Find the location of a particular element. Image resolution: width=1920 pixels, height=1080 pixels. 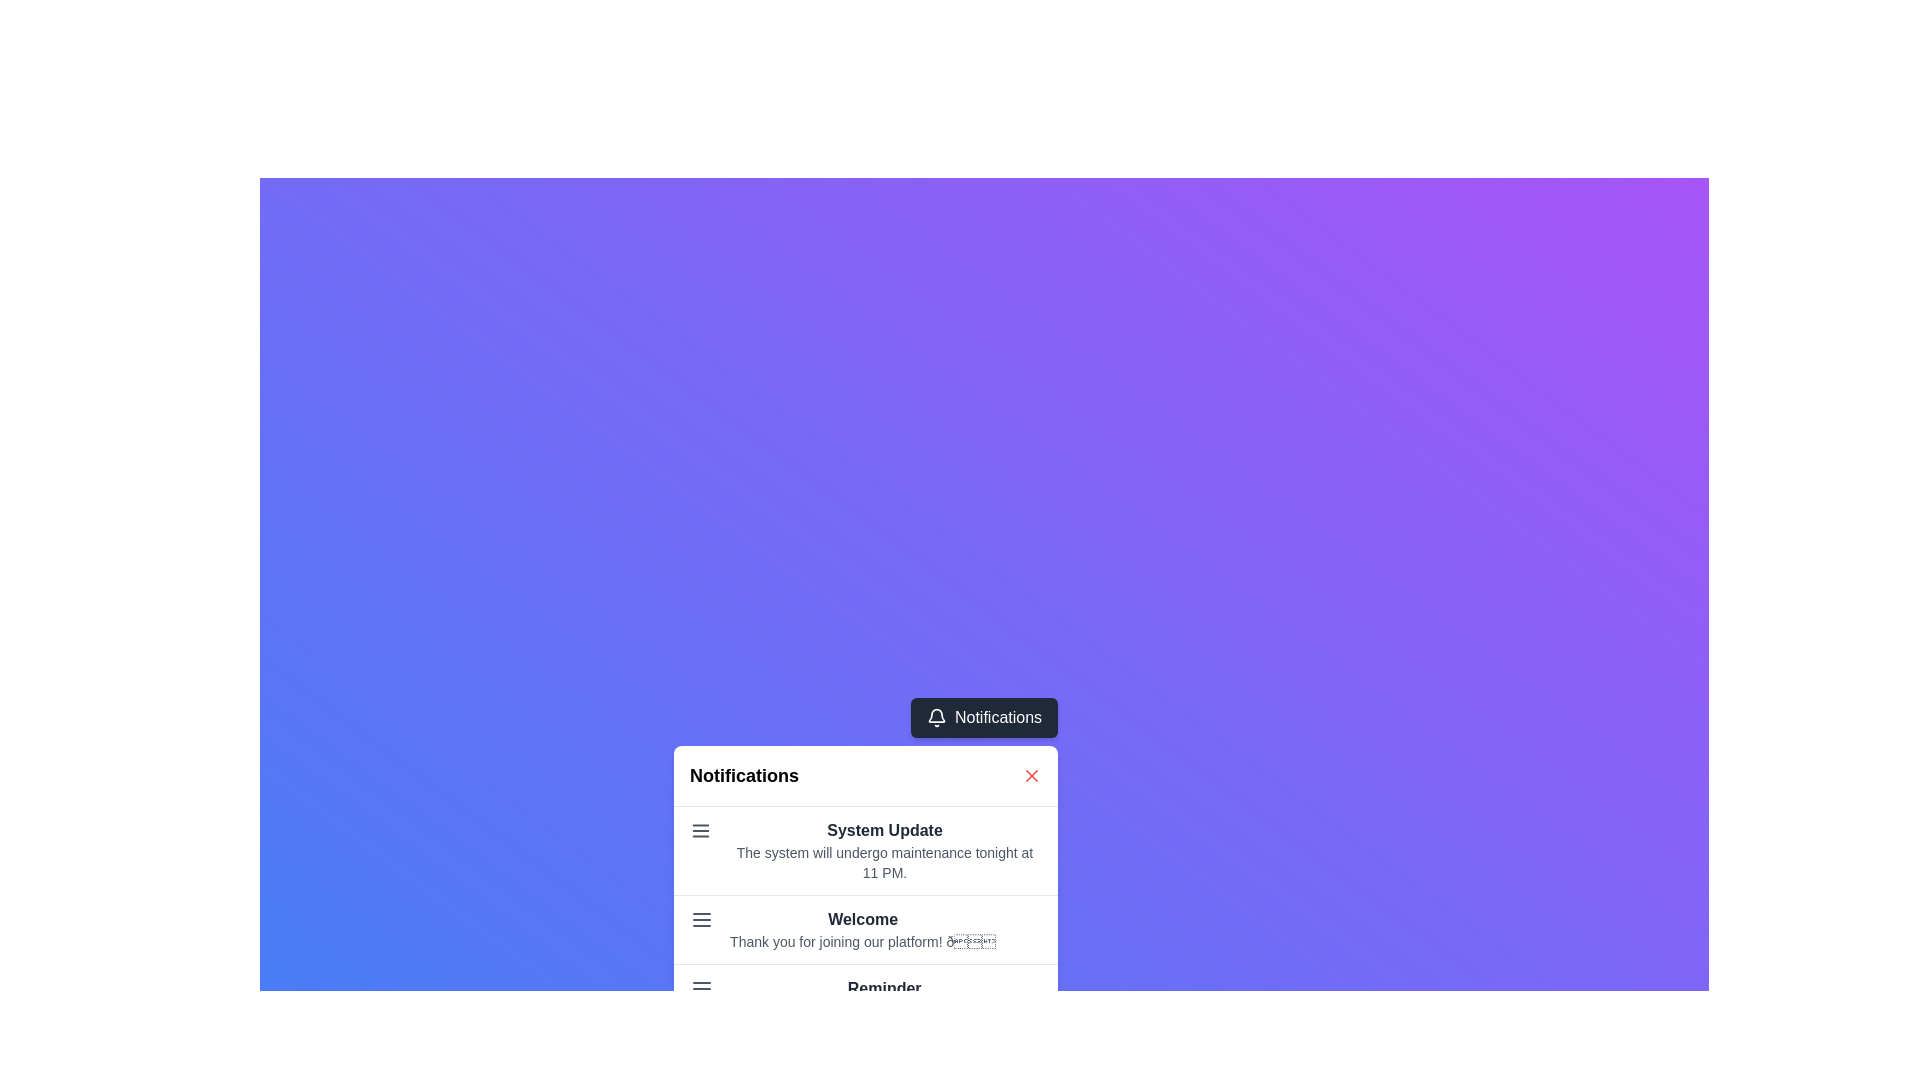

the hamburger menu SVG icon located at the left side of the notification item titled 'Welcome', which aligns with the text 'Thank you for joining our platform! 🎉' is located at coordinates (702, 920).